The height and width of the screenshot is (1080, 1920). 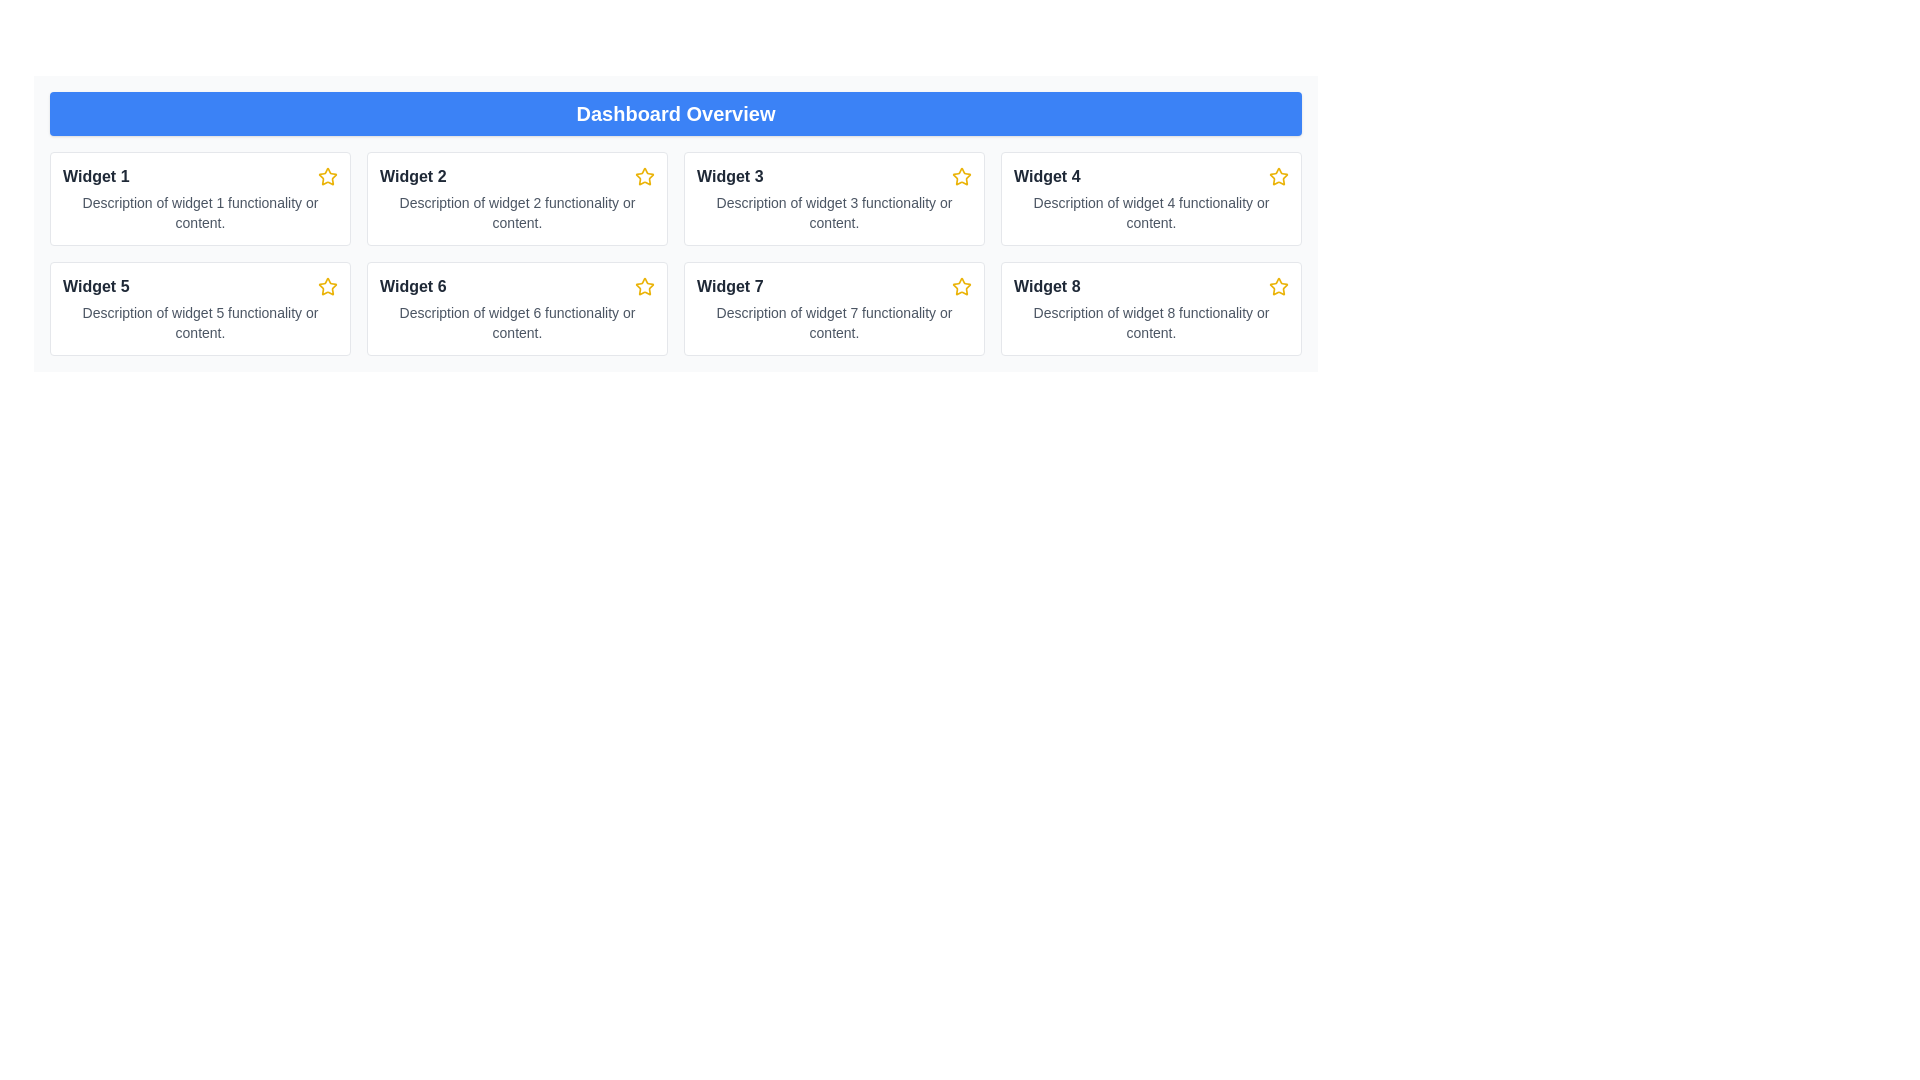 What do you see at coordinates (1277, 286) in the screenshot?
I see `the yellow star-shaped icon located in the top-right corner of the 'Widget 8' card in the bottom row of the widget grid in the 'Dashboard Overview' section` at bounding box center [1277, 286].